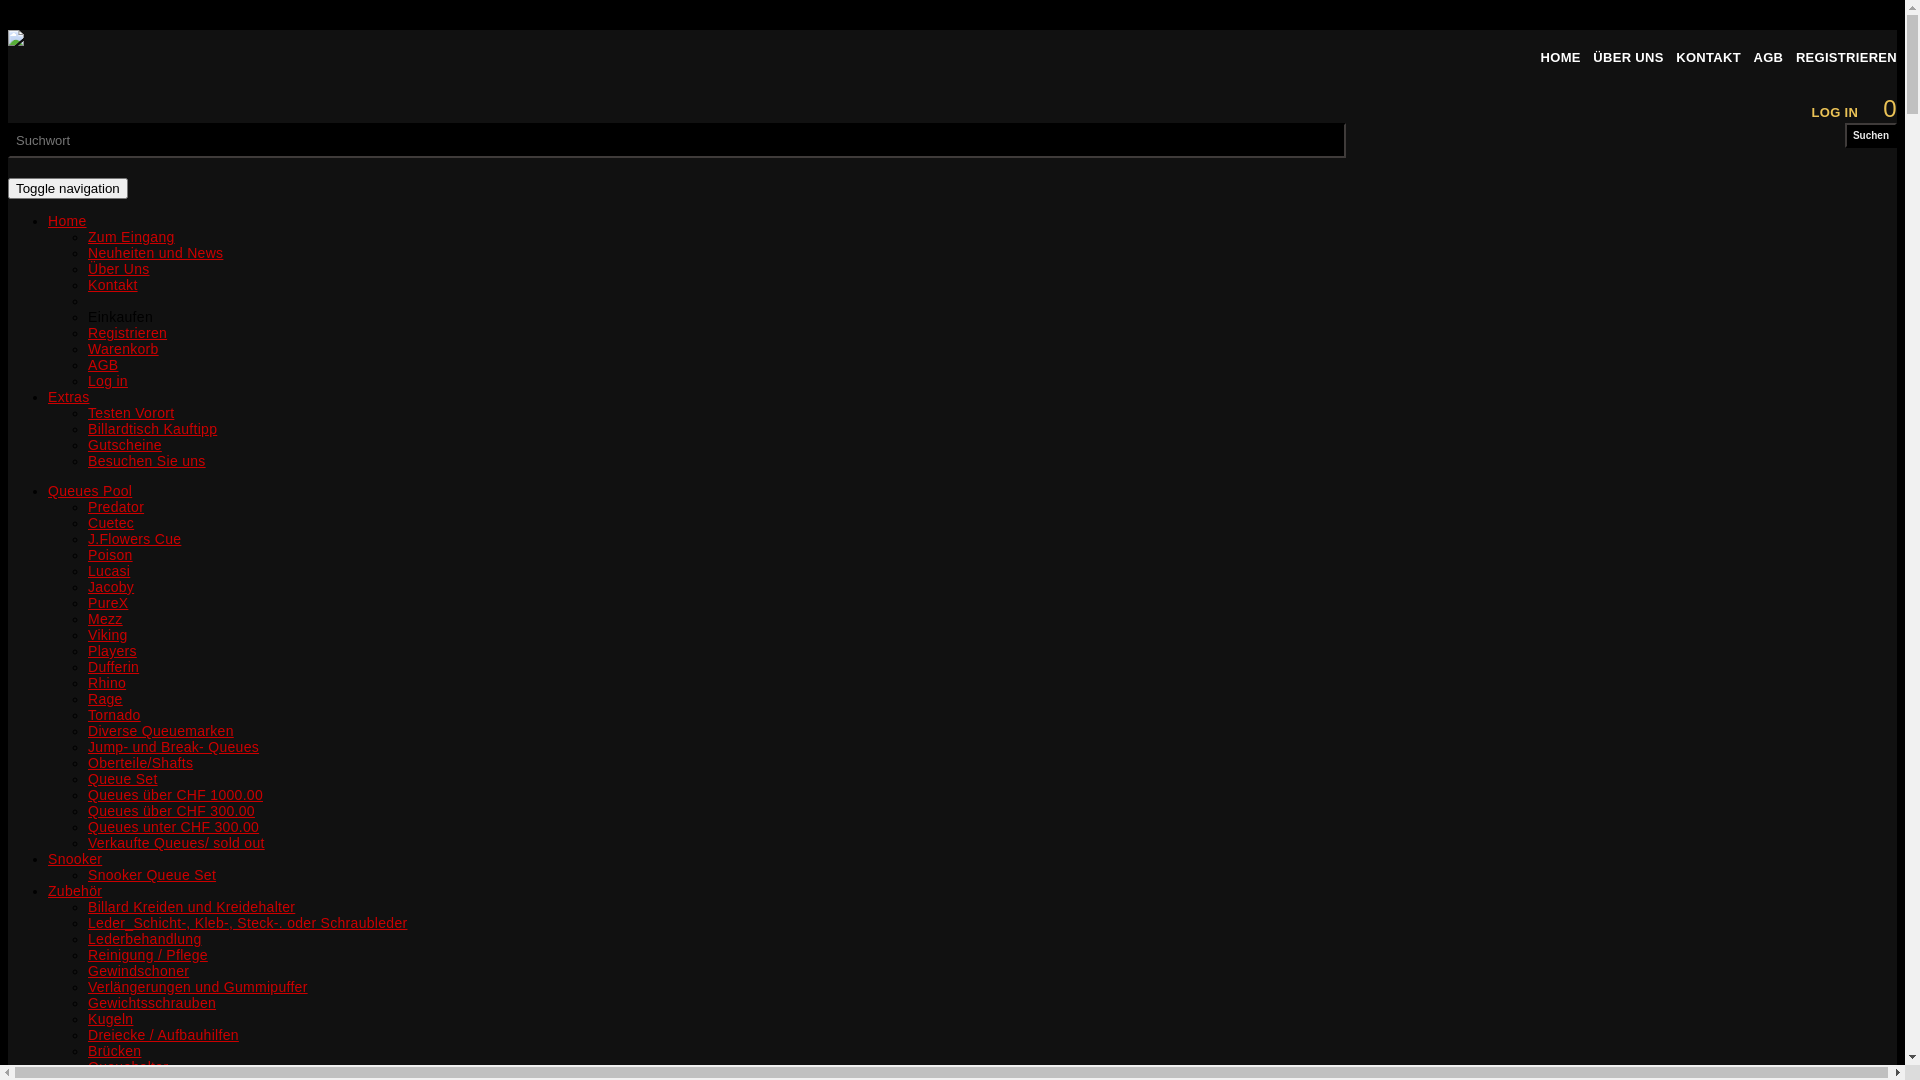 The height and width of the screenshot is (1080, 1920). What do you see at coordinates (86, 411) in the screenshot?
I see `'Testen Vorort'` at bounding box center [86, 411].